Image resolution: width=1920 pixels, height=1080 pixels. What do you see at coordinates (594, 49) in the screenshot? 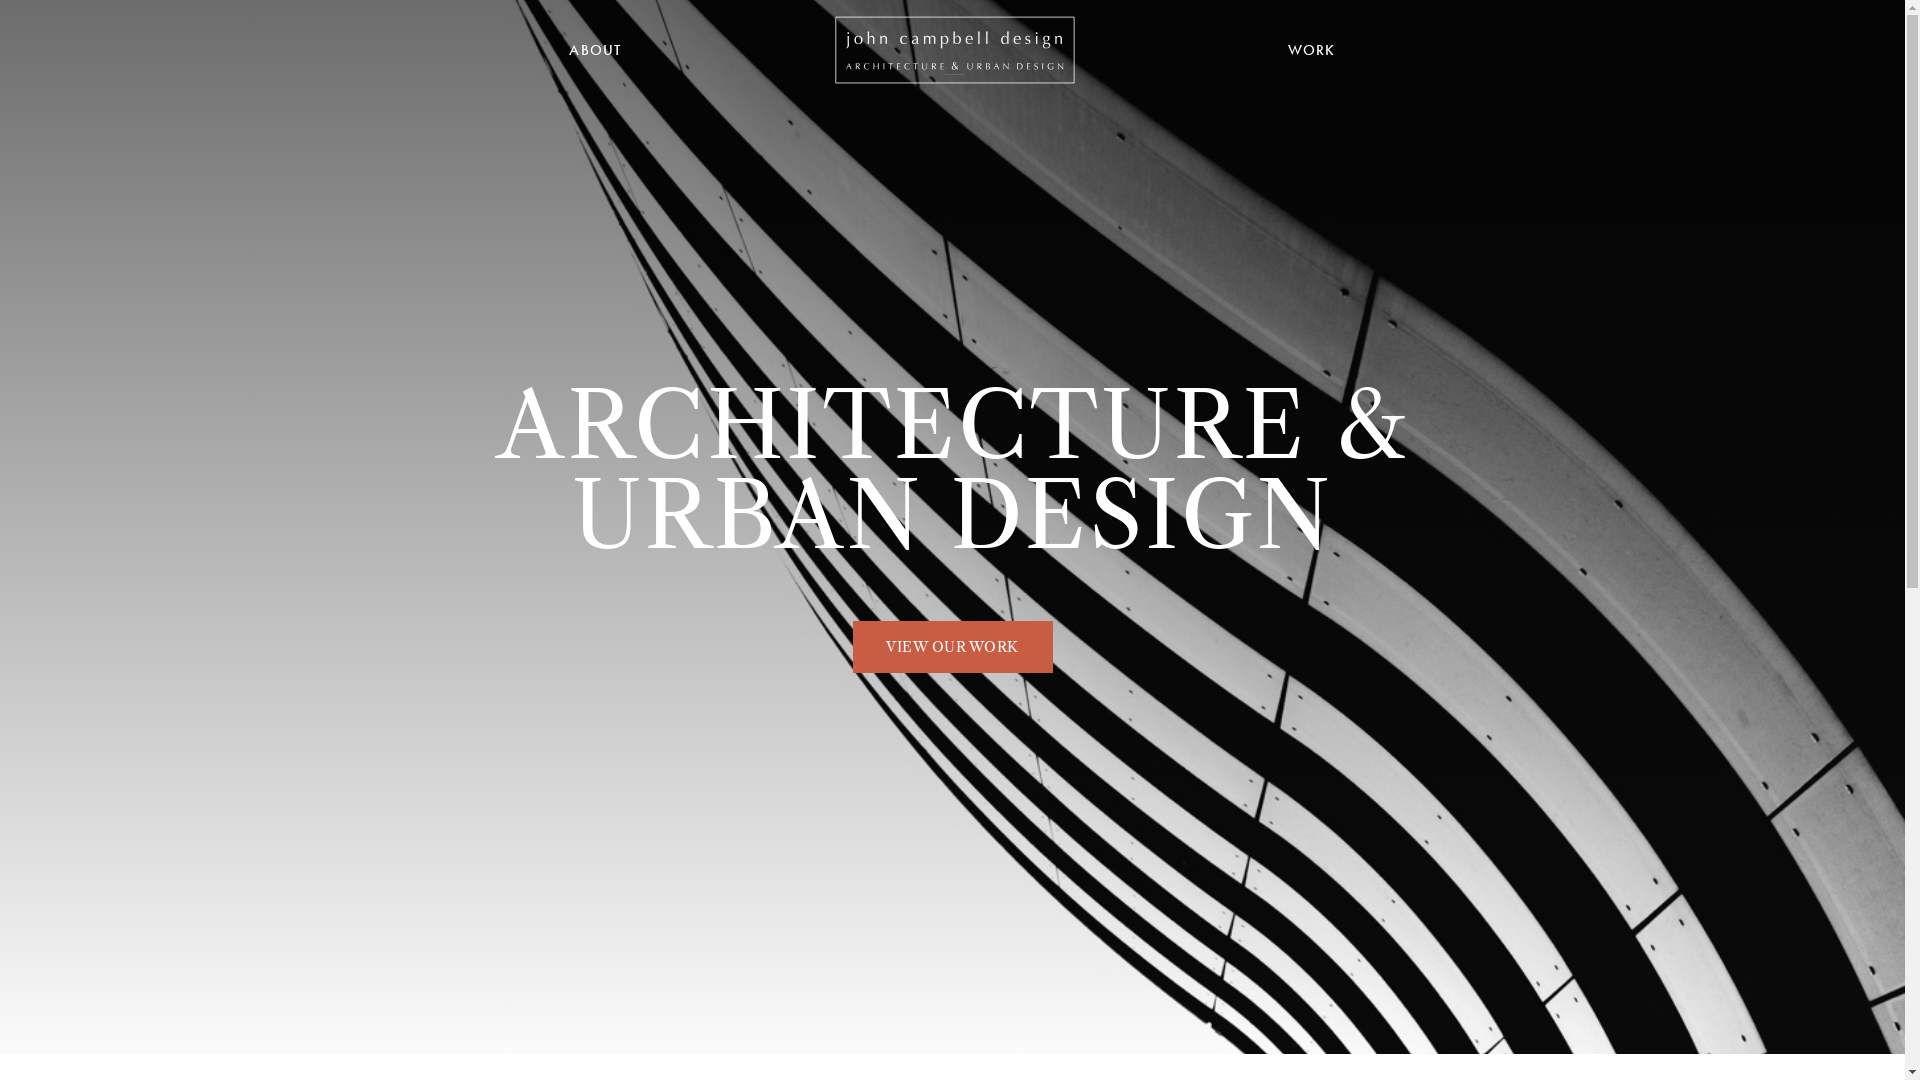
I see `'ABOUT'` at bounding box center [594, 49].